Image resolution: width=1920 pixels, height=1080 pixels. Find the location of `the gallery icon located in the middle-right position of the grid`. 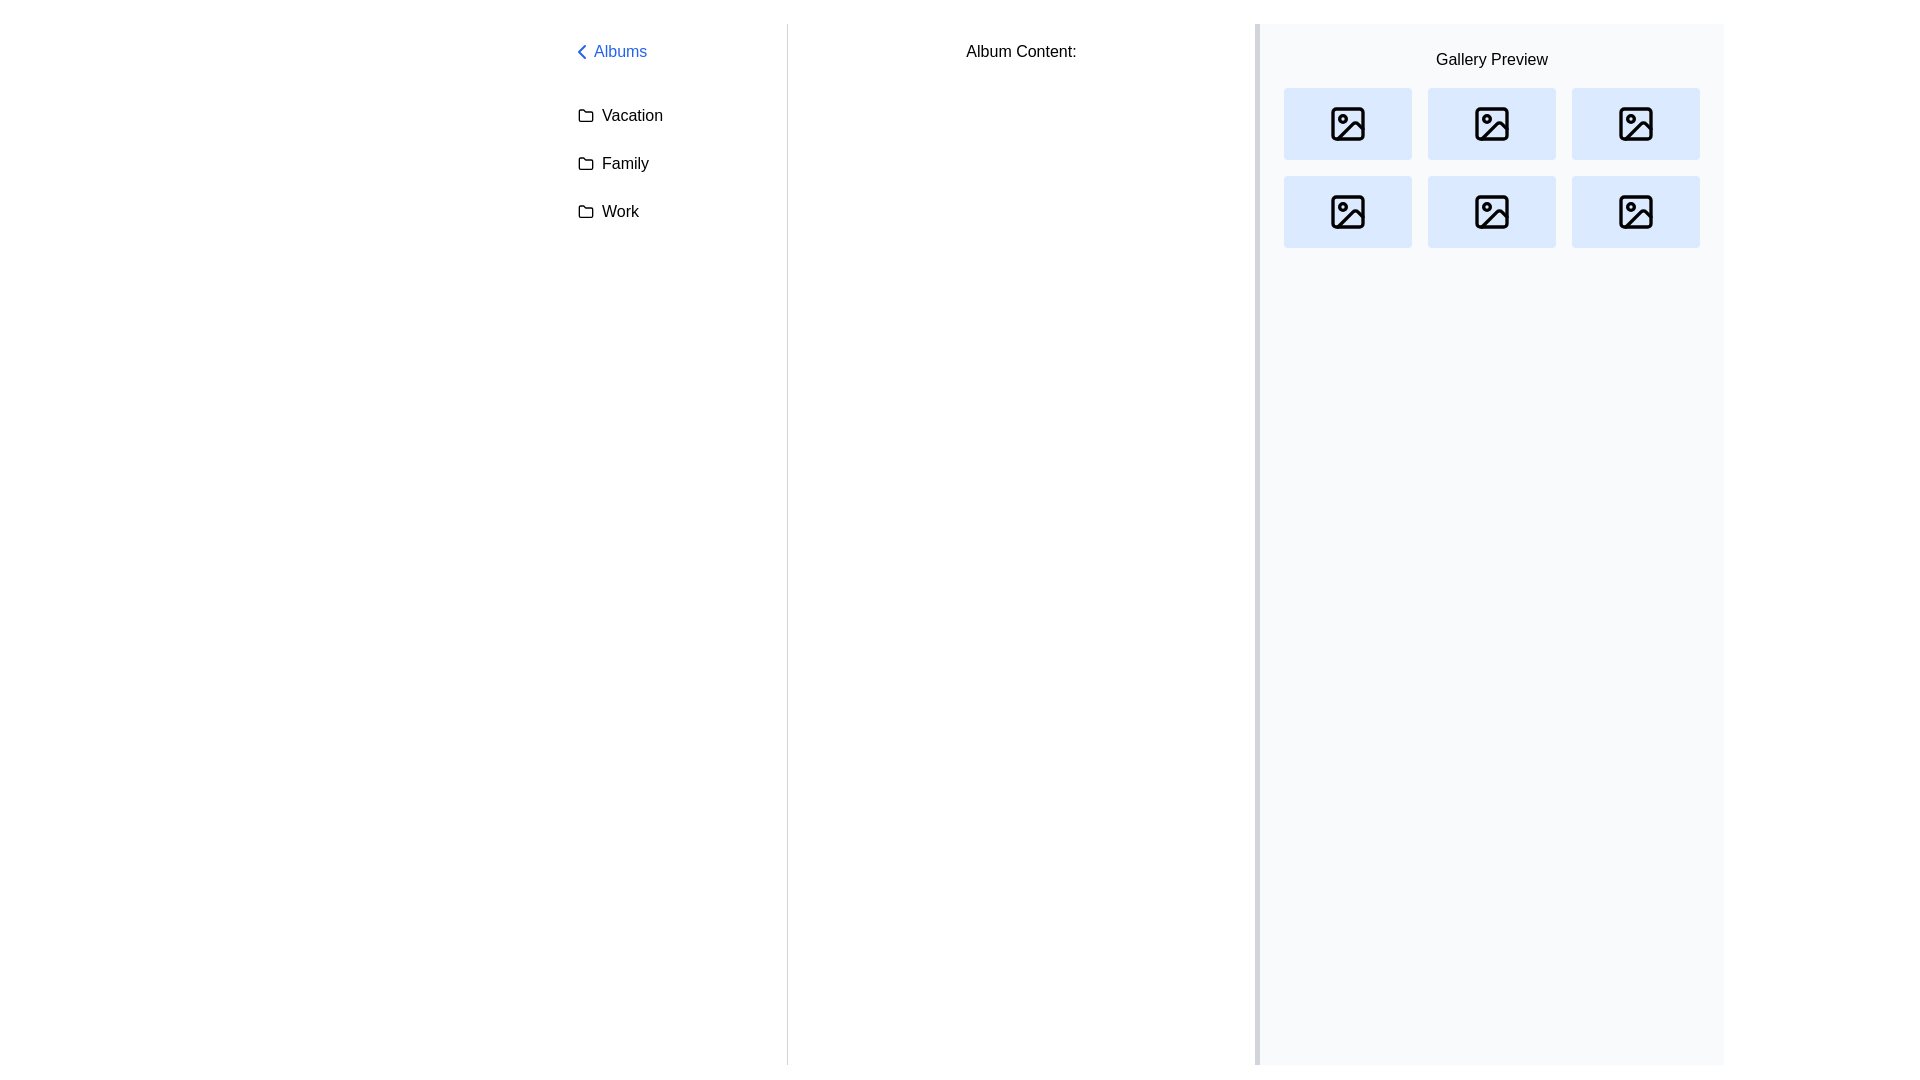

the gallery icon located in the middle-right position of the grid is located at coordinates (1492, 212).